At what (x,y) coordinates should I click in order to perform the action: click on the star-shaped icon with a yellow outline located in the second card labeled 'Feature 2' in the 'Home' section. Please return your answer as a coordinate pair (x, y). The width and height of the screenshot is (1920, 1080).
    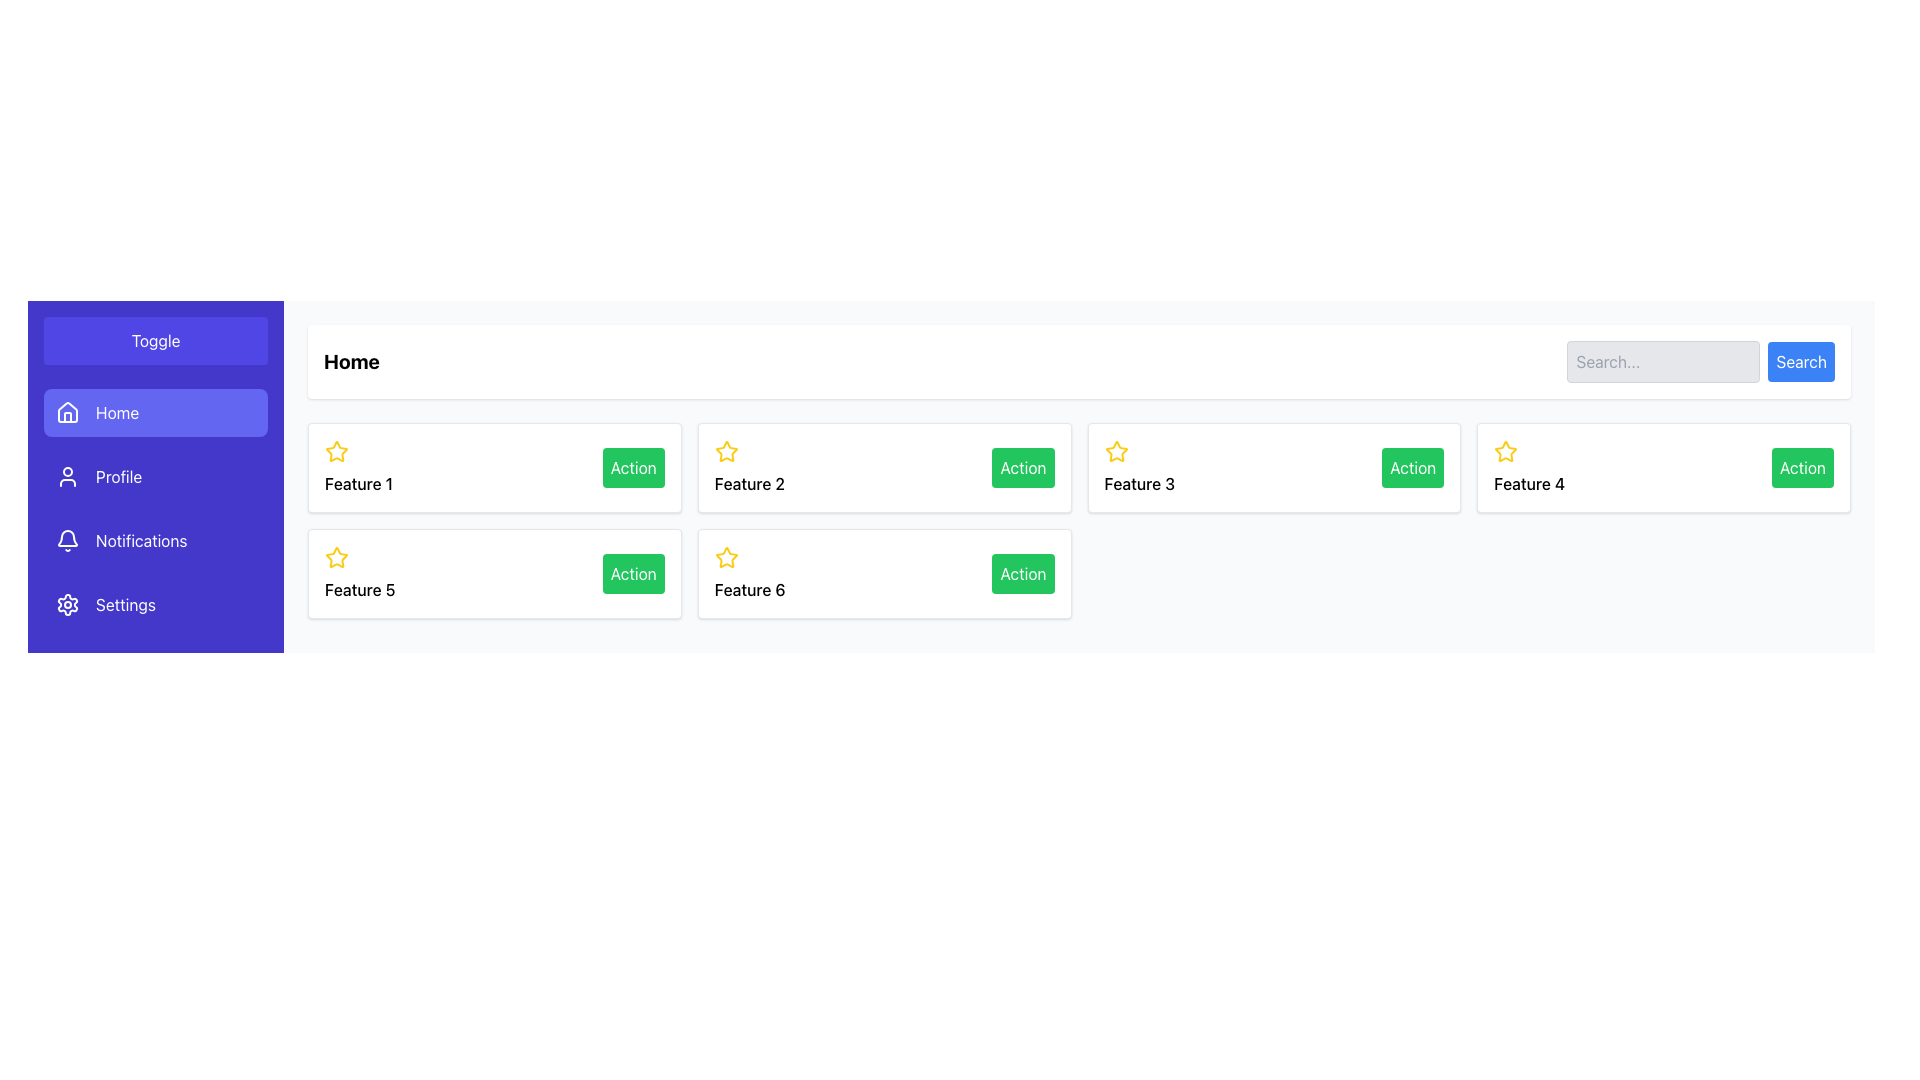
    Looking at the image, I should click on (725, 451).